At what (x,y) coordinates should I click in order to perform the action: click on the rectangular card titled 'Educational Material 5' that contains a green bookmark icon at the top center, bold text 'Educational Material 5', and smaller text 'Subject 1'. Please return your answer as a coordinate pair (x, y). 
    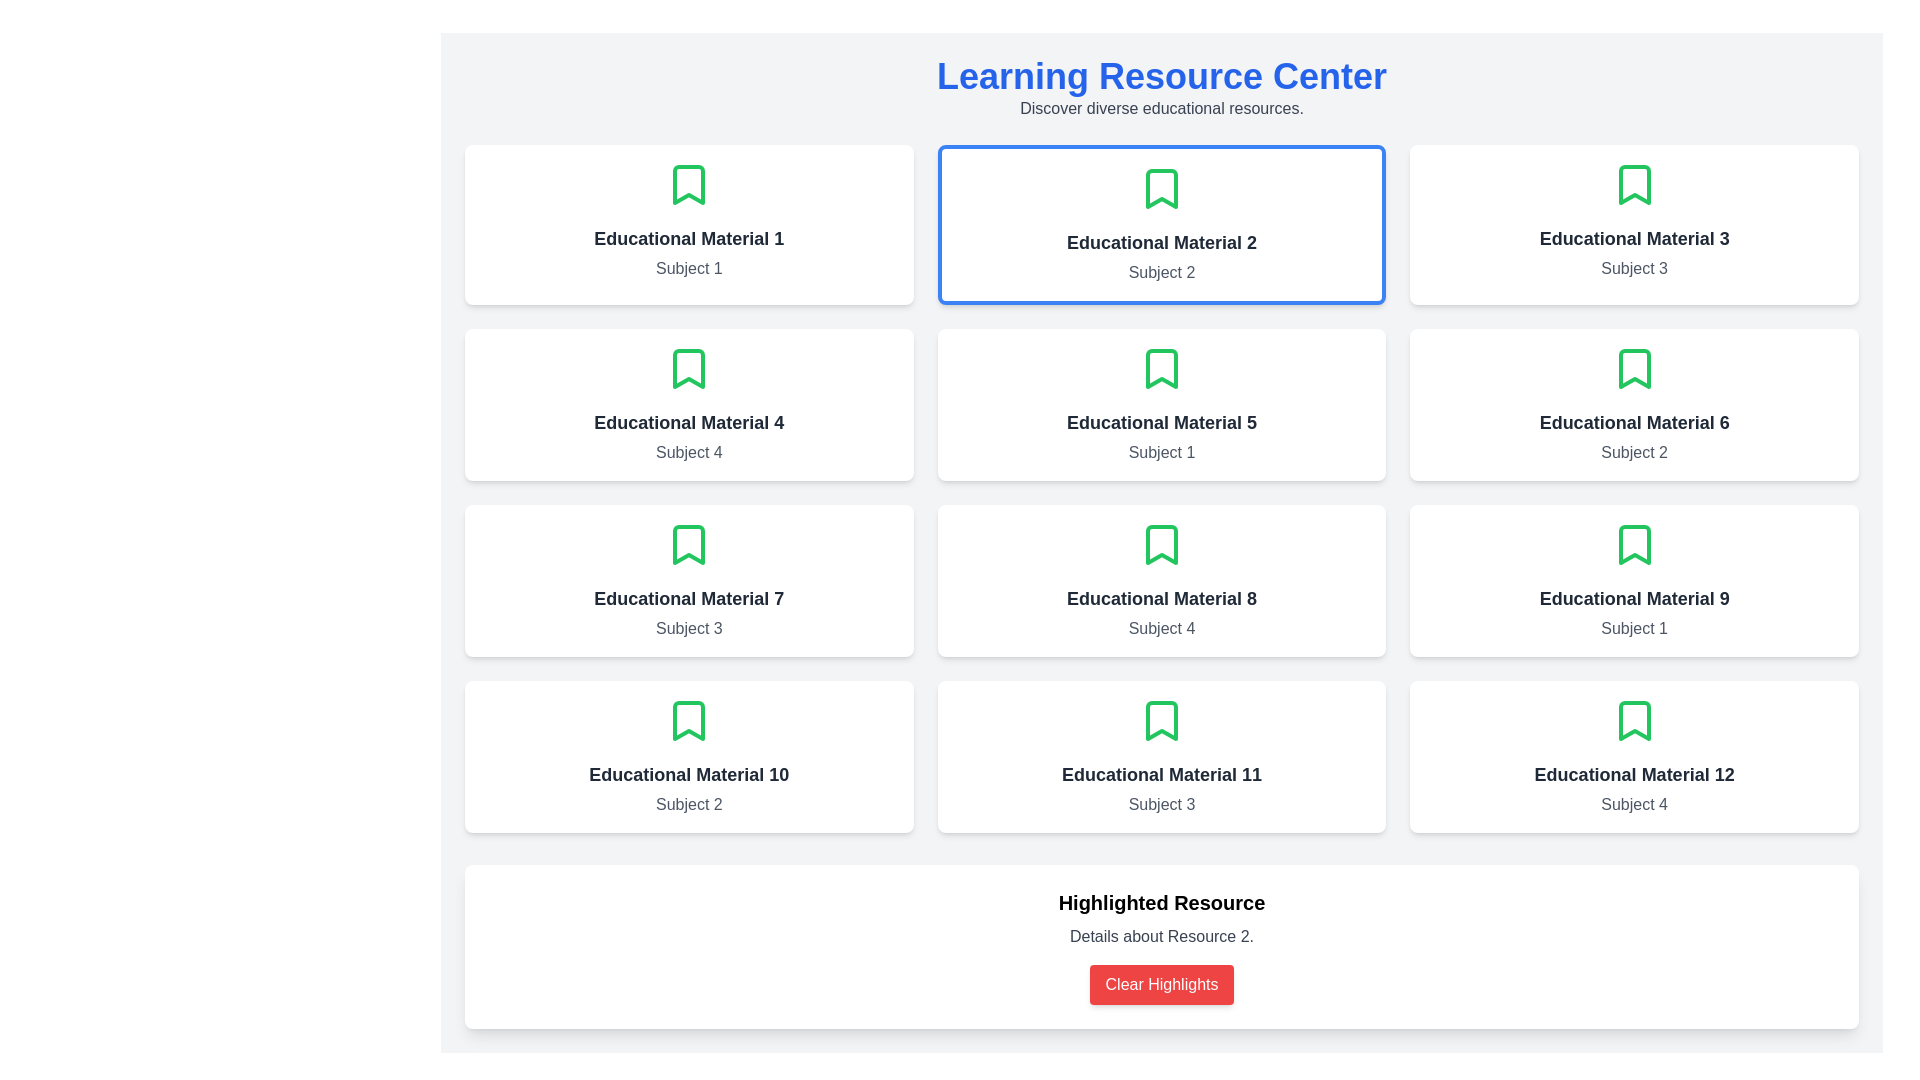
    Looking at the image, I should click on (1161, 405).